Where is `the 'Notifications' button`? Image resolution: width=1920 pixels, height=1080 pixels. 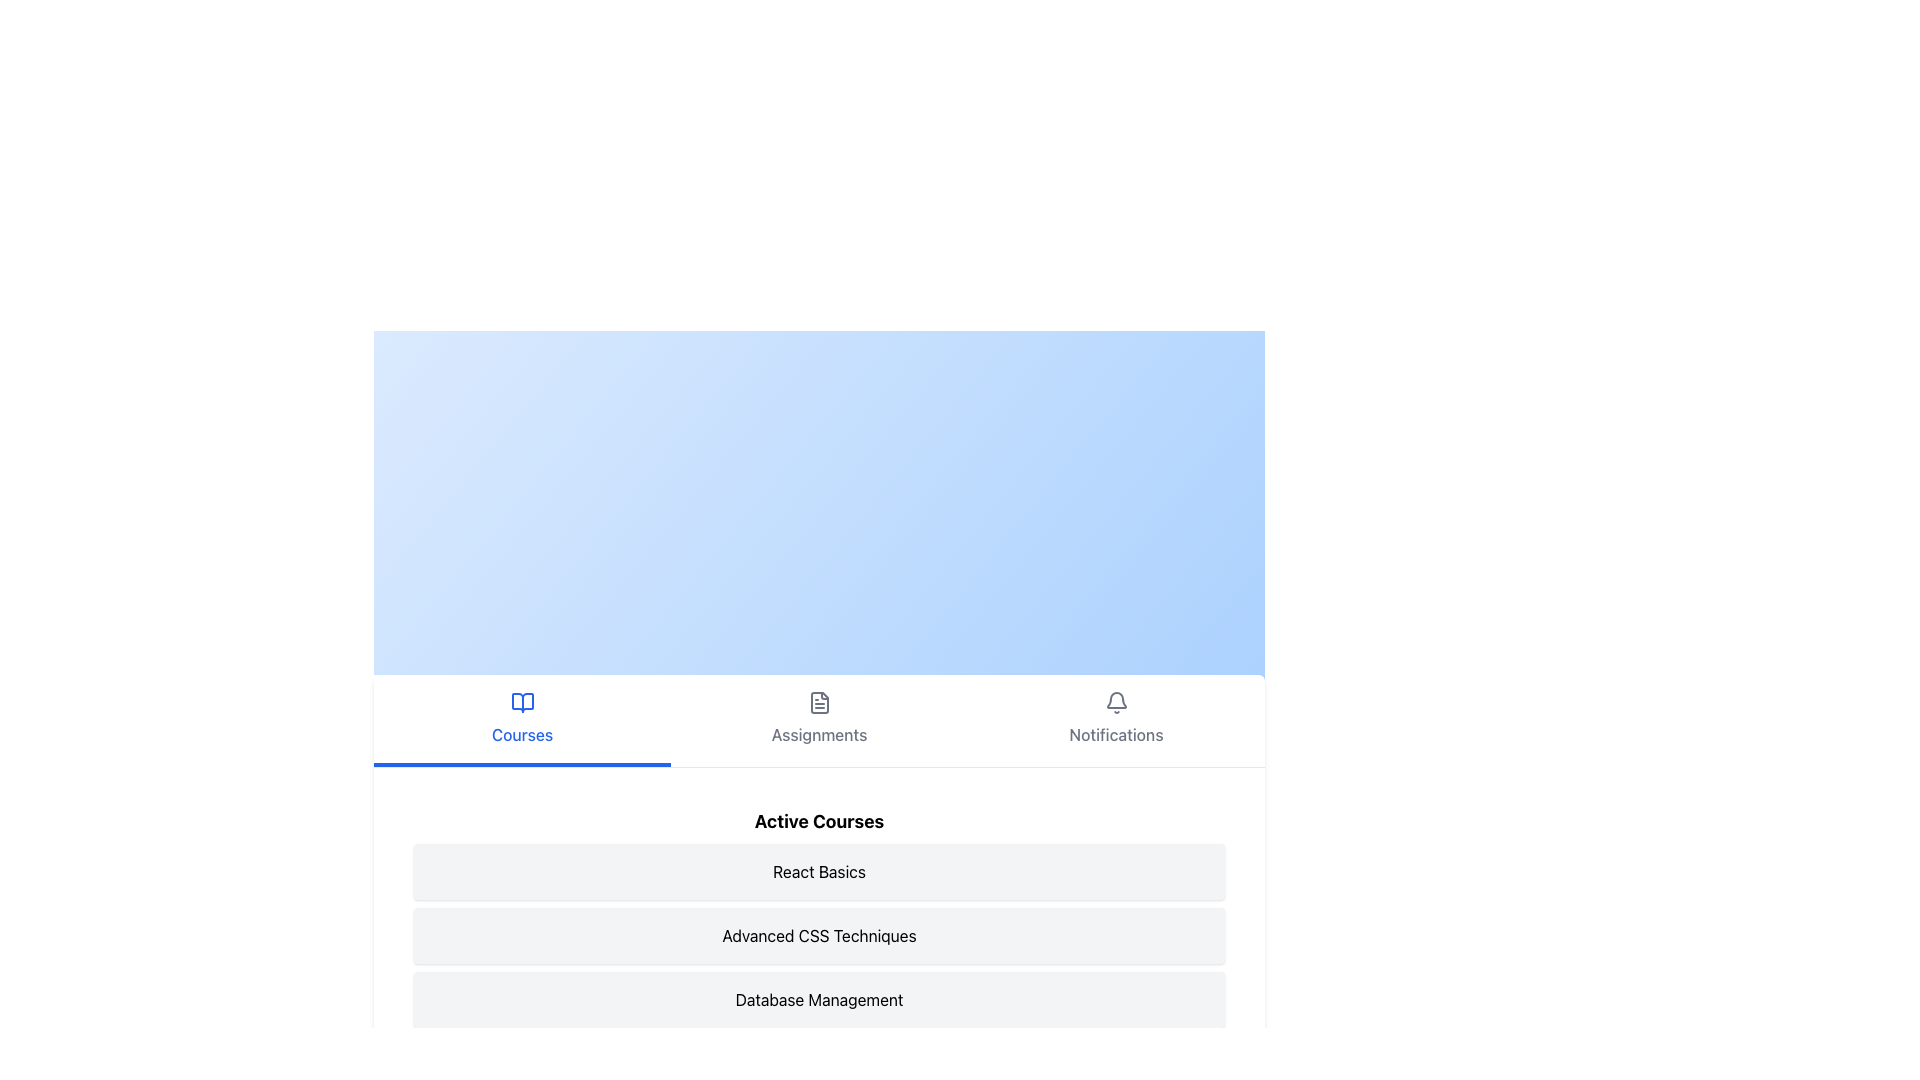
the 'Notifications' button is located at coordinates (1115, 720).